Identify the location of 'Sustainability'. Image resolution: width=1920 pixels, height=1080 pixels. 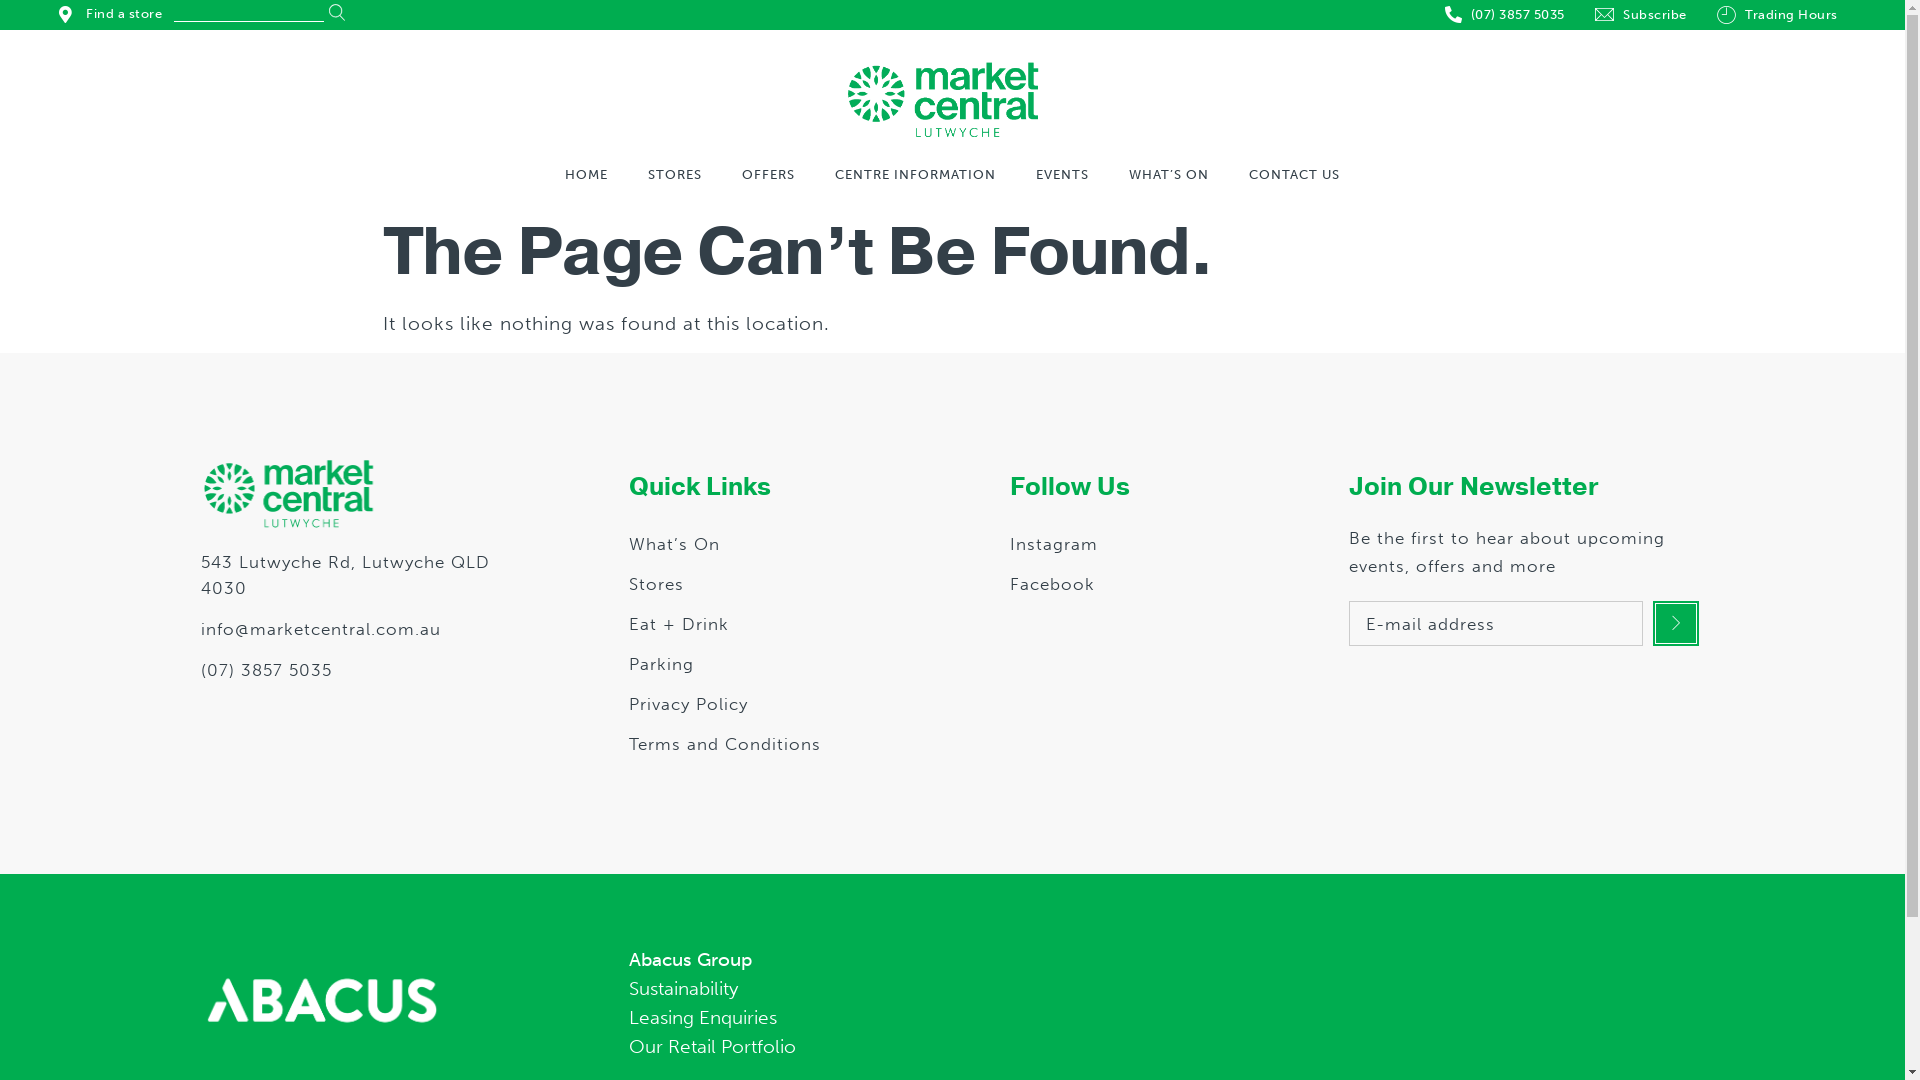
(1148, 988).